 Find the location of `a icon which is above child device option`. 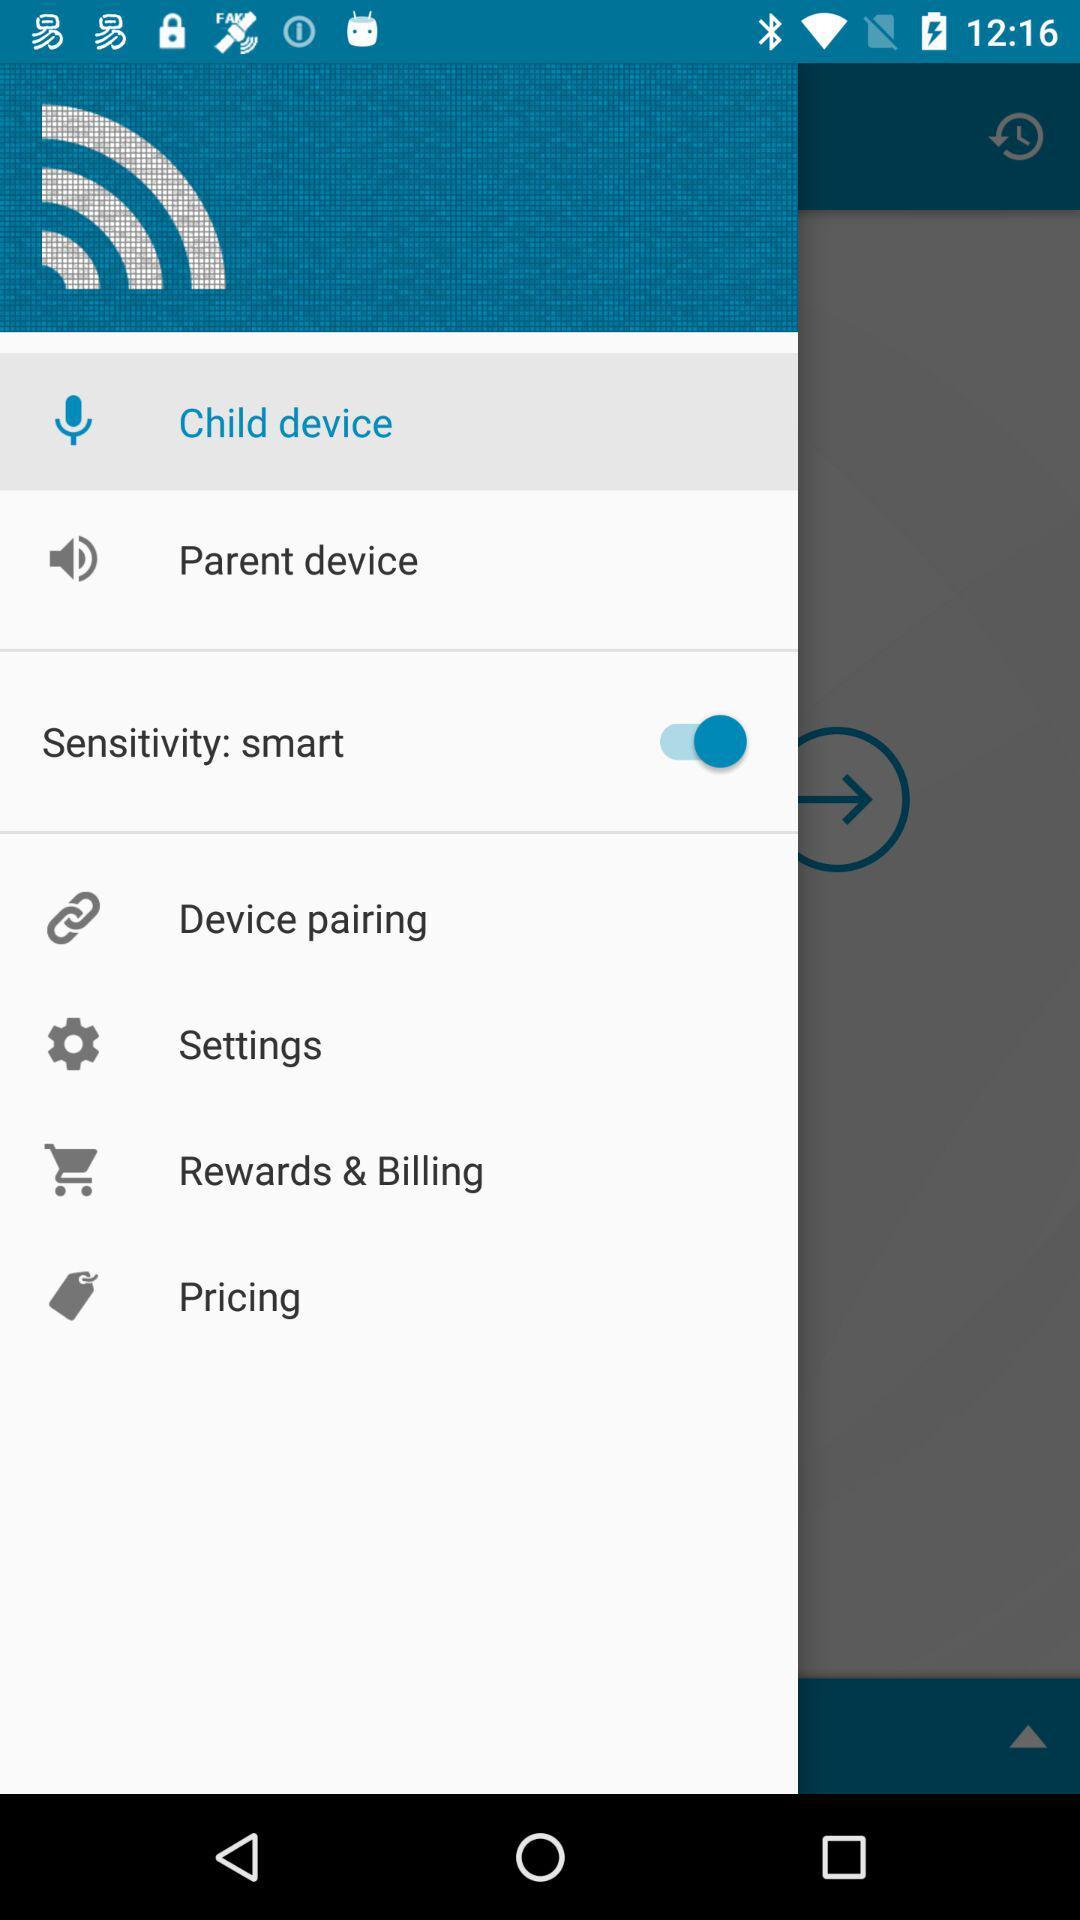

a icon which is above child device option is located at coordinates (134, 197).